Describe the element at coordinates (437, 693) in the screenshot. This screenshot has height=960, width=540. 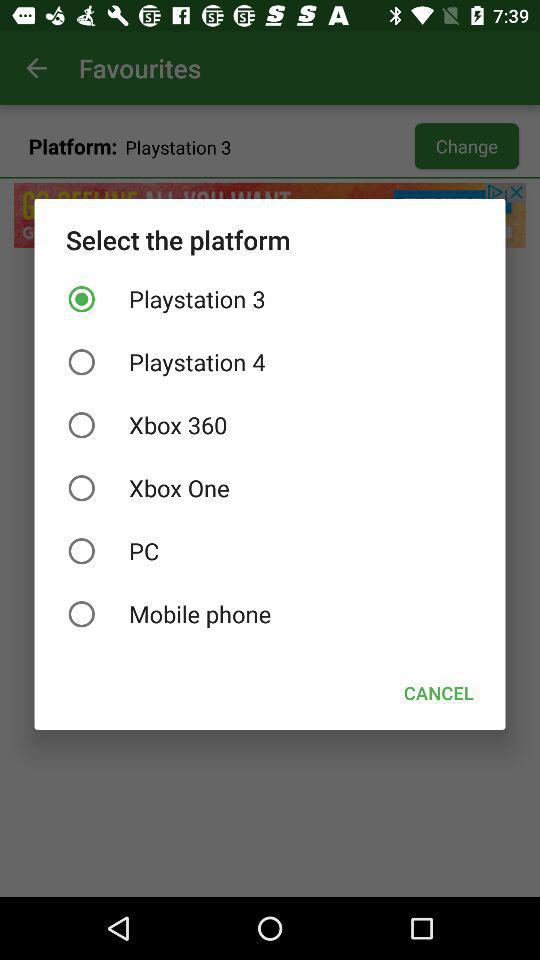
I see `the item below mobile phone` at that location.